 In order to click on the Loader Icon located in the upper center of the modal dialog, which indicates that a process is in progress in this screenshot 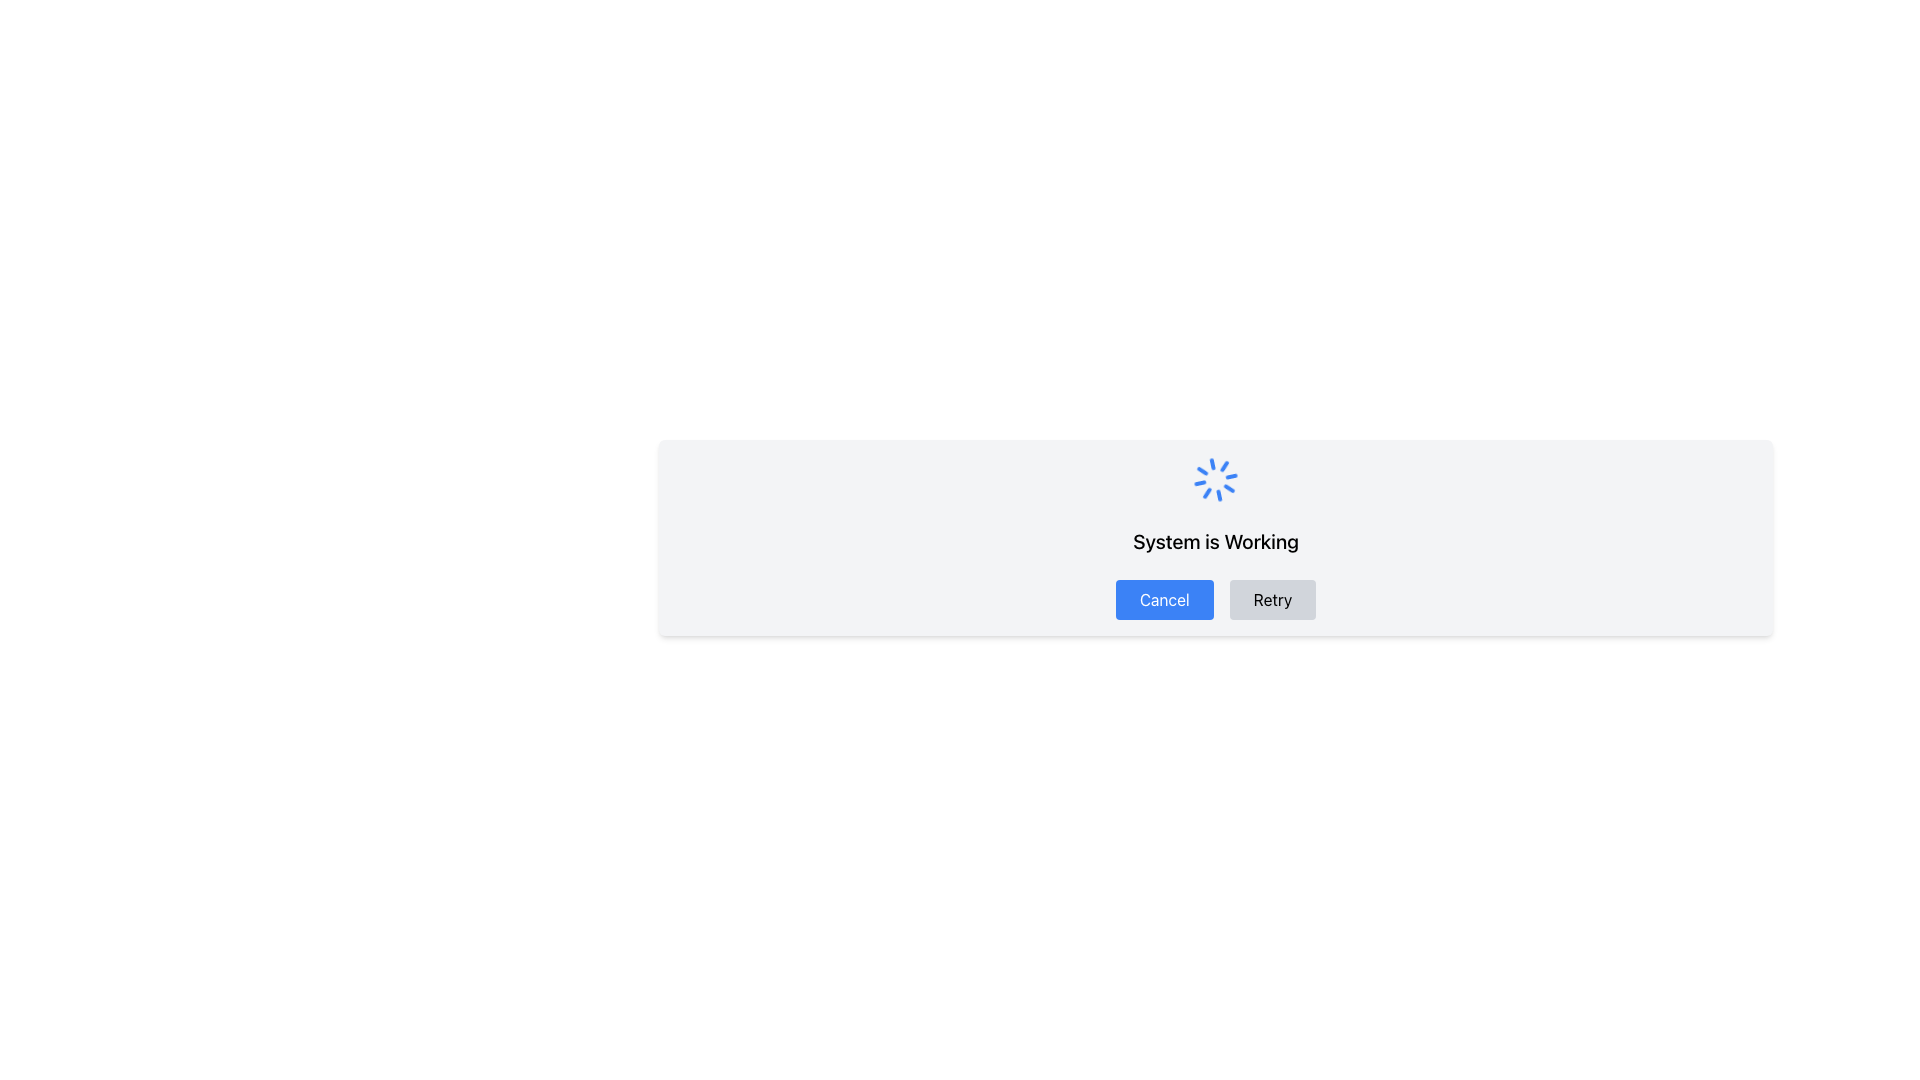, I will do `click(1214, 479)`.